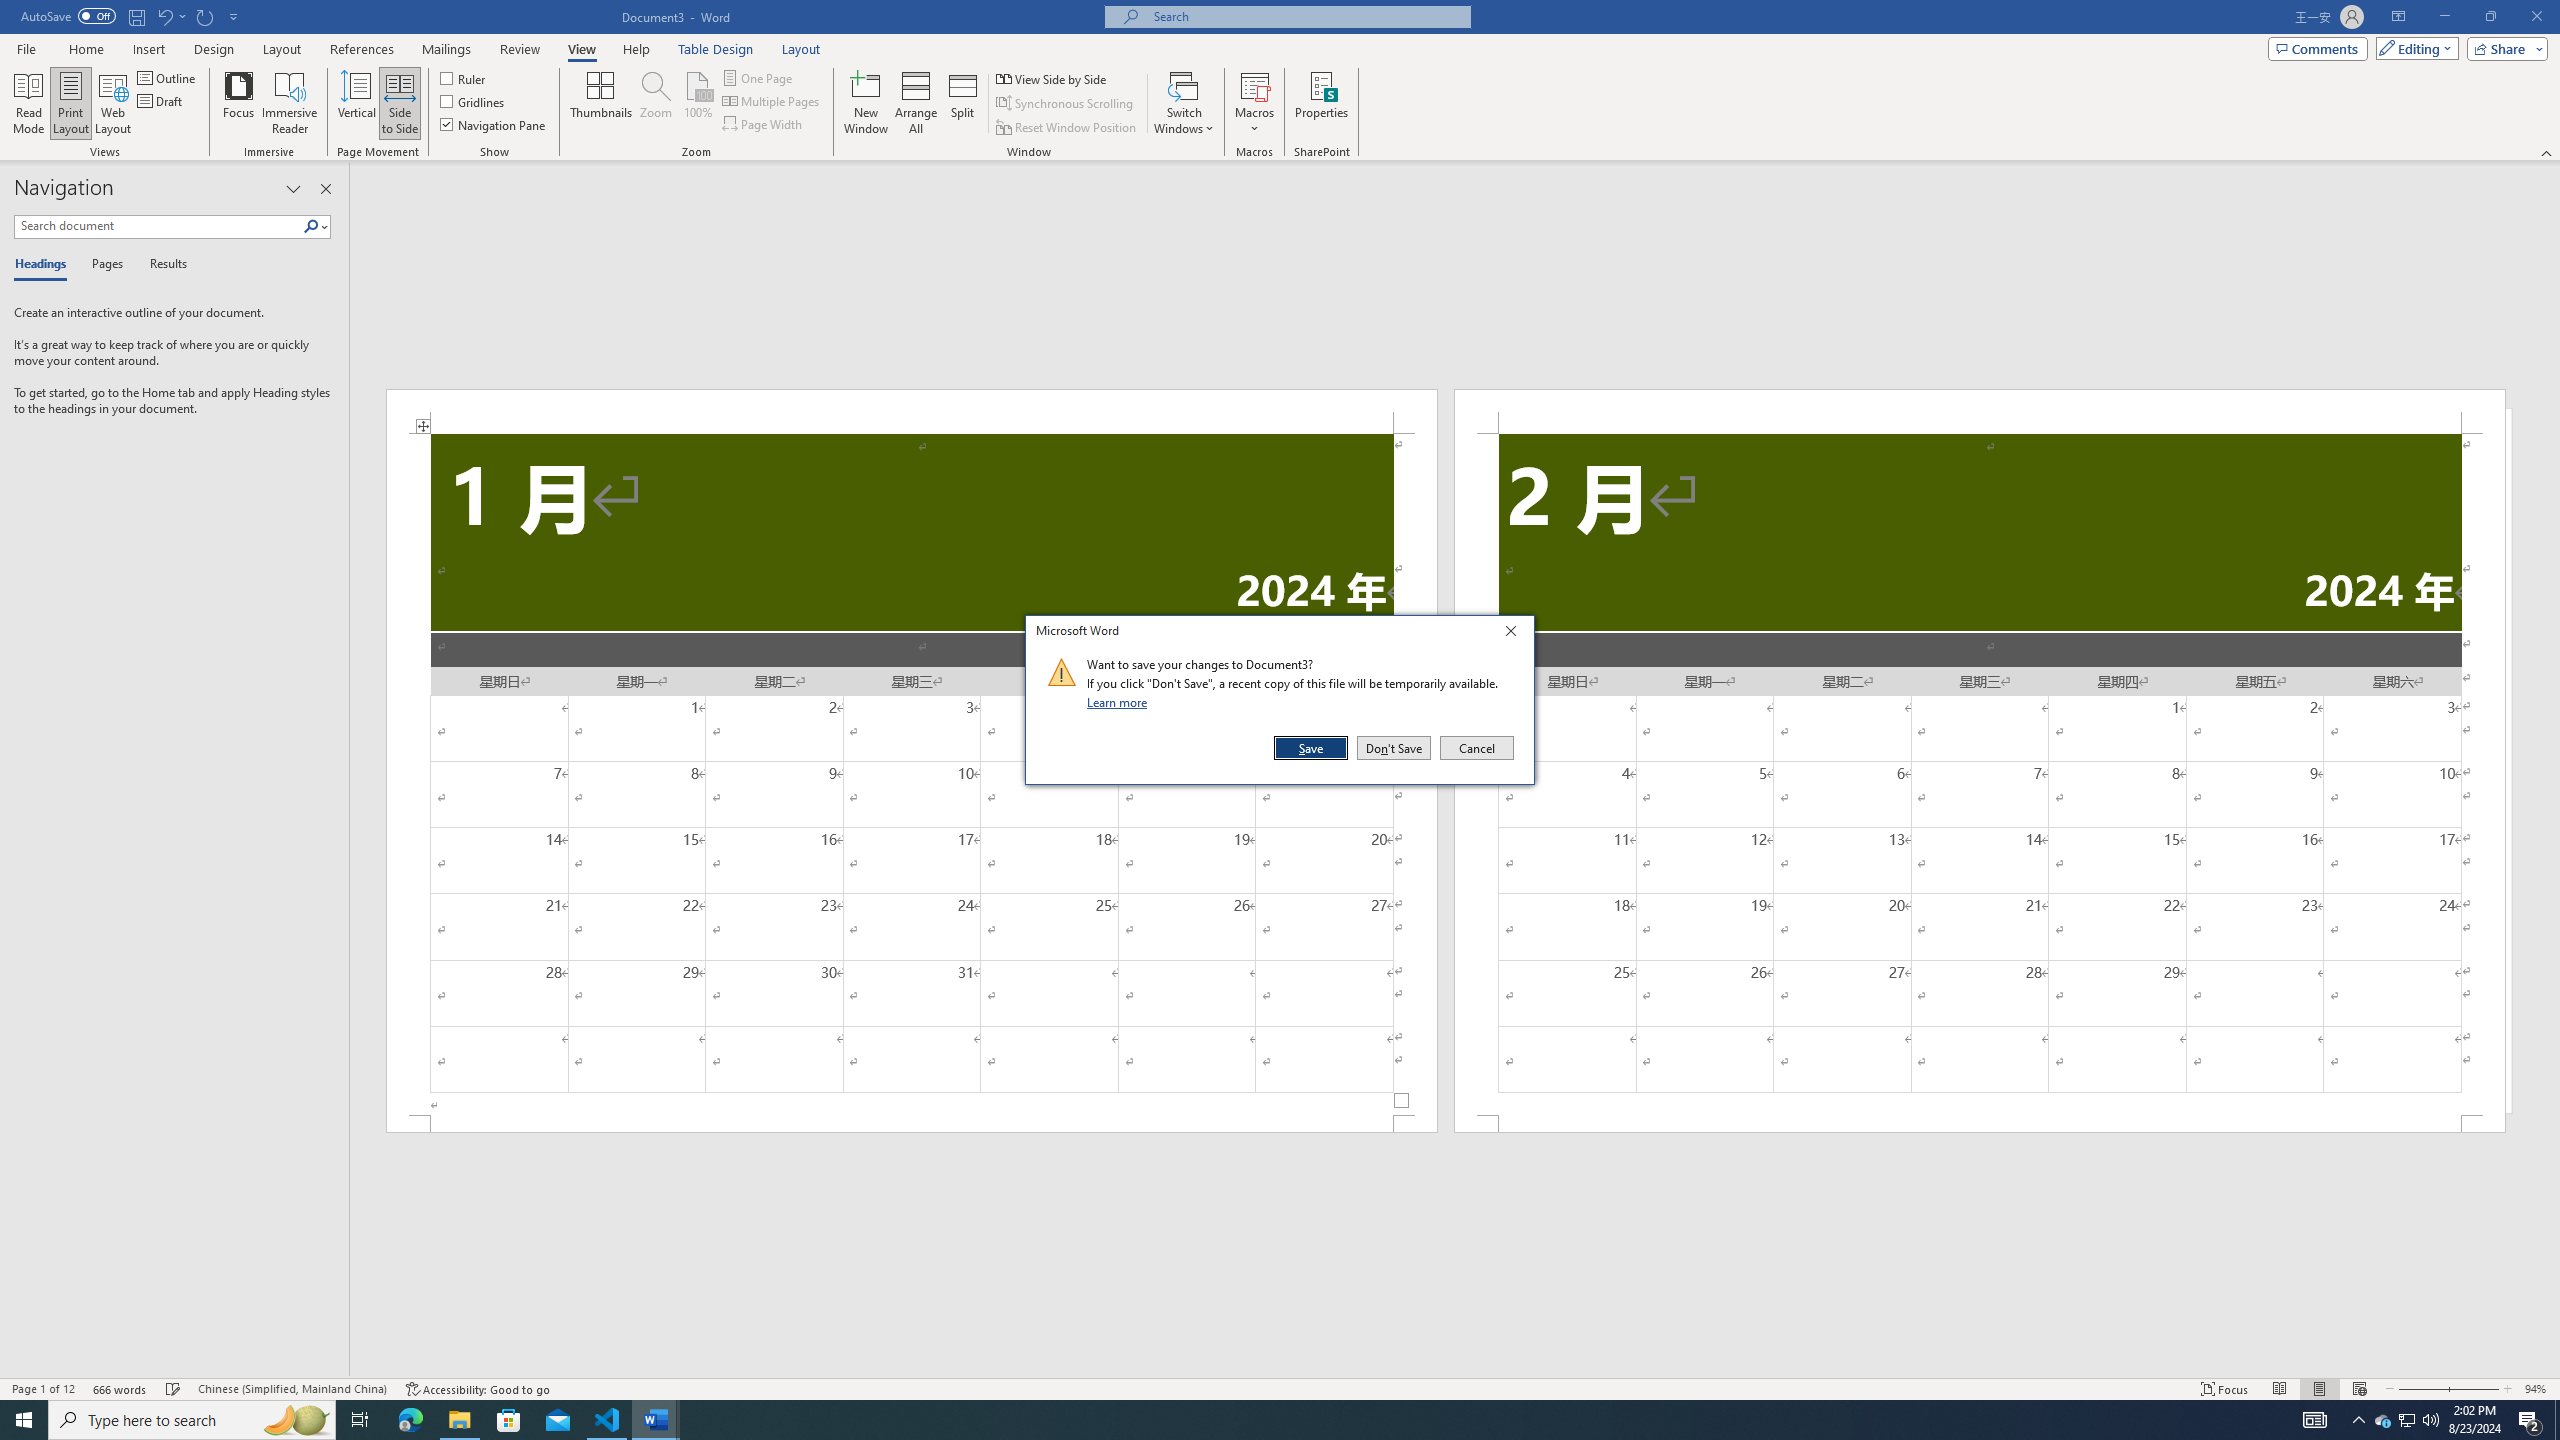 The image size is (2560, 1440). I want to click on 'View Side by Side', so click(1052, 78).